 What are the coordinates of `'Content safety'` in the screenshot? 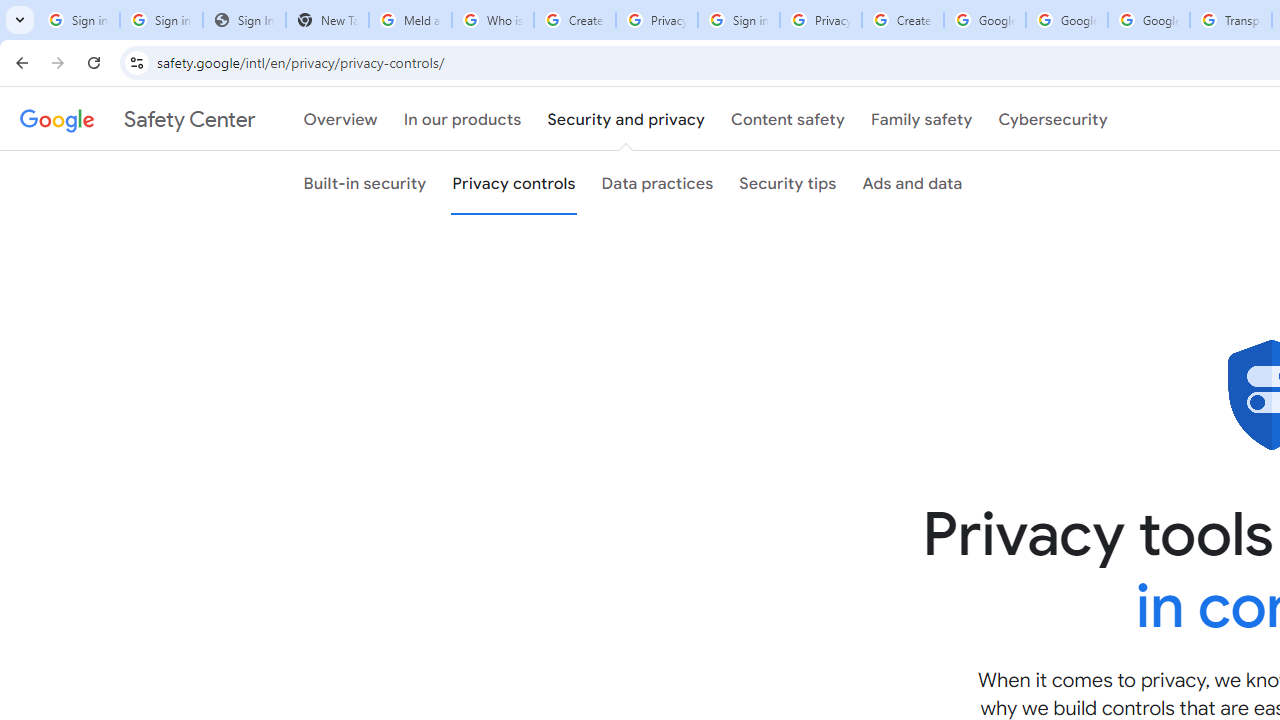 It's located at (786, 119).